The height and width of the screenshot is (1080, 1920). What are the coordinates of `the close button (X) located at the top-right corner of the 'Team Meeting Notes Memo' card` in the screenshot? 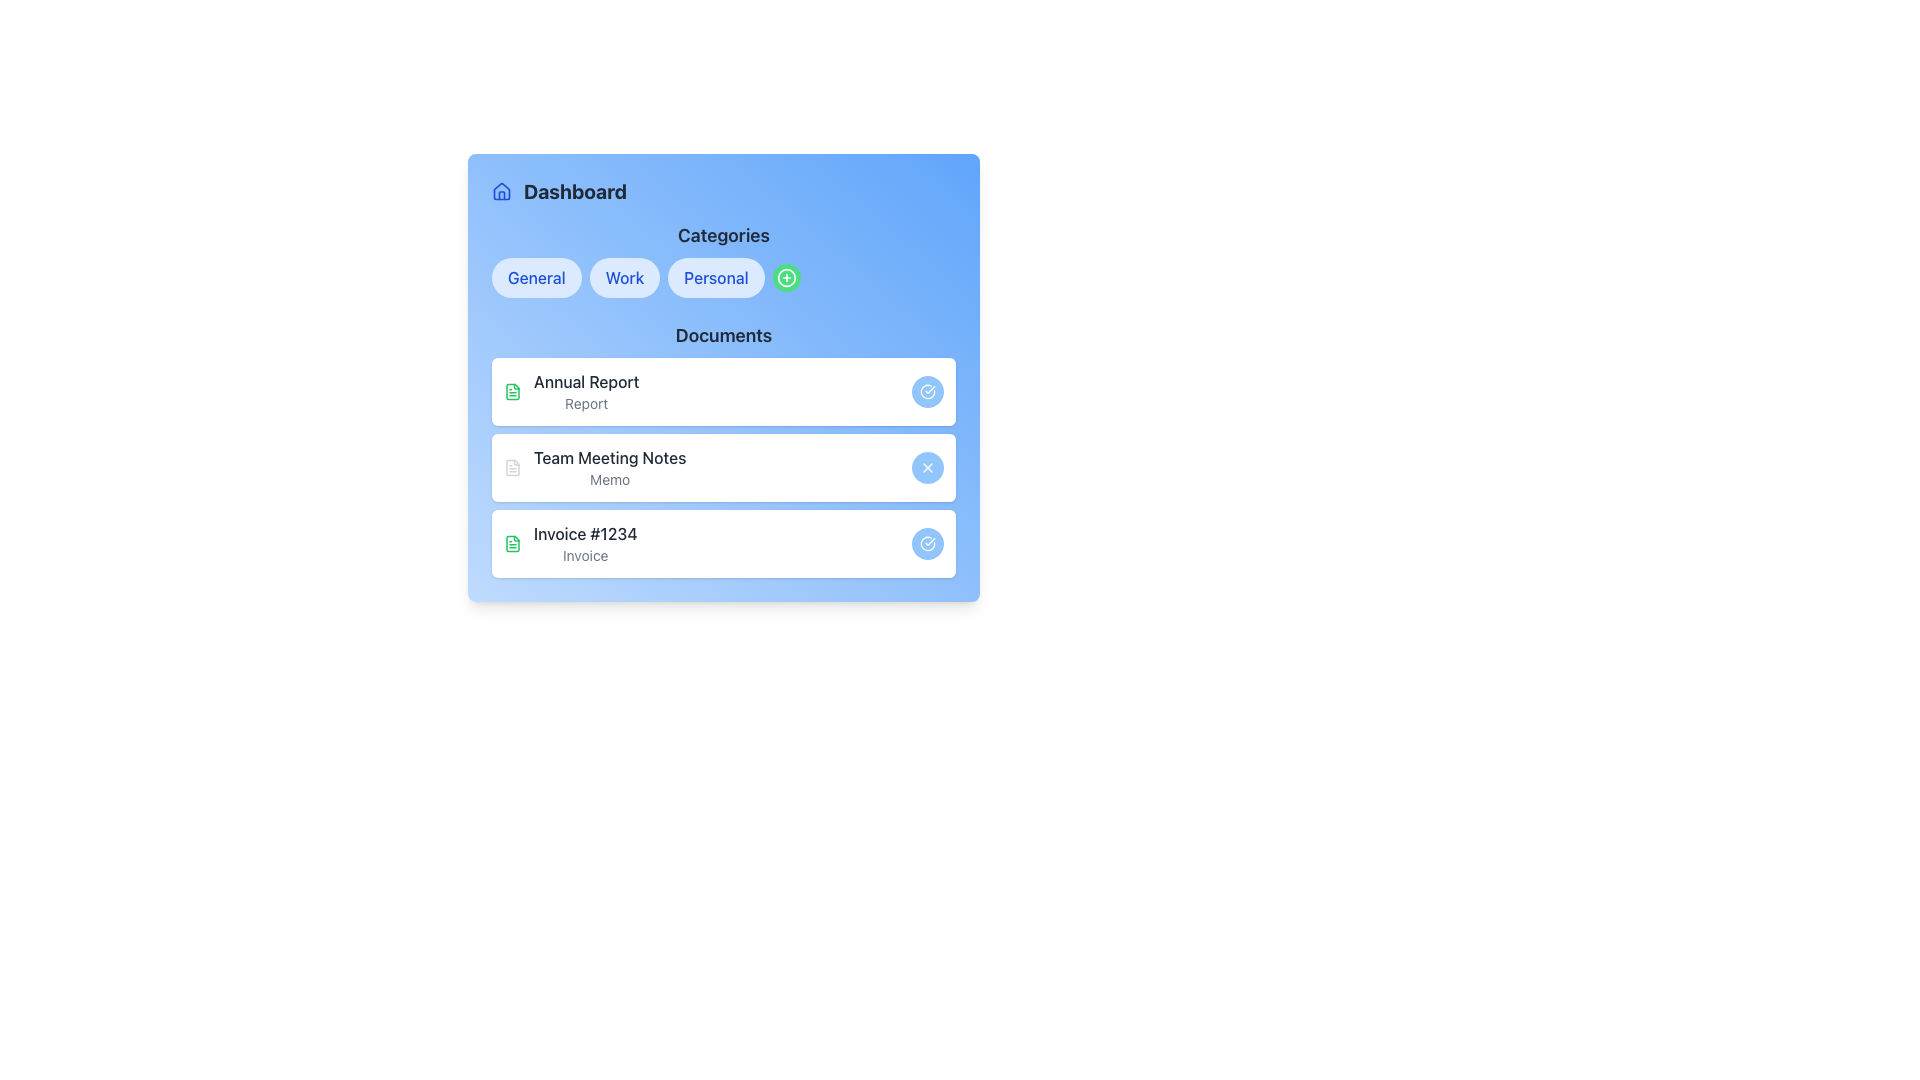 It's located at (926, 467).